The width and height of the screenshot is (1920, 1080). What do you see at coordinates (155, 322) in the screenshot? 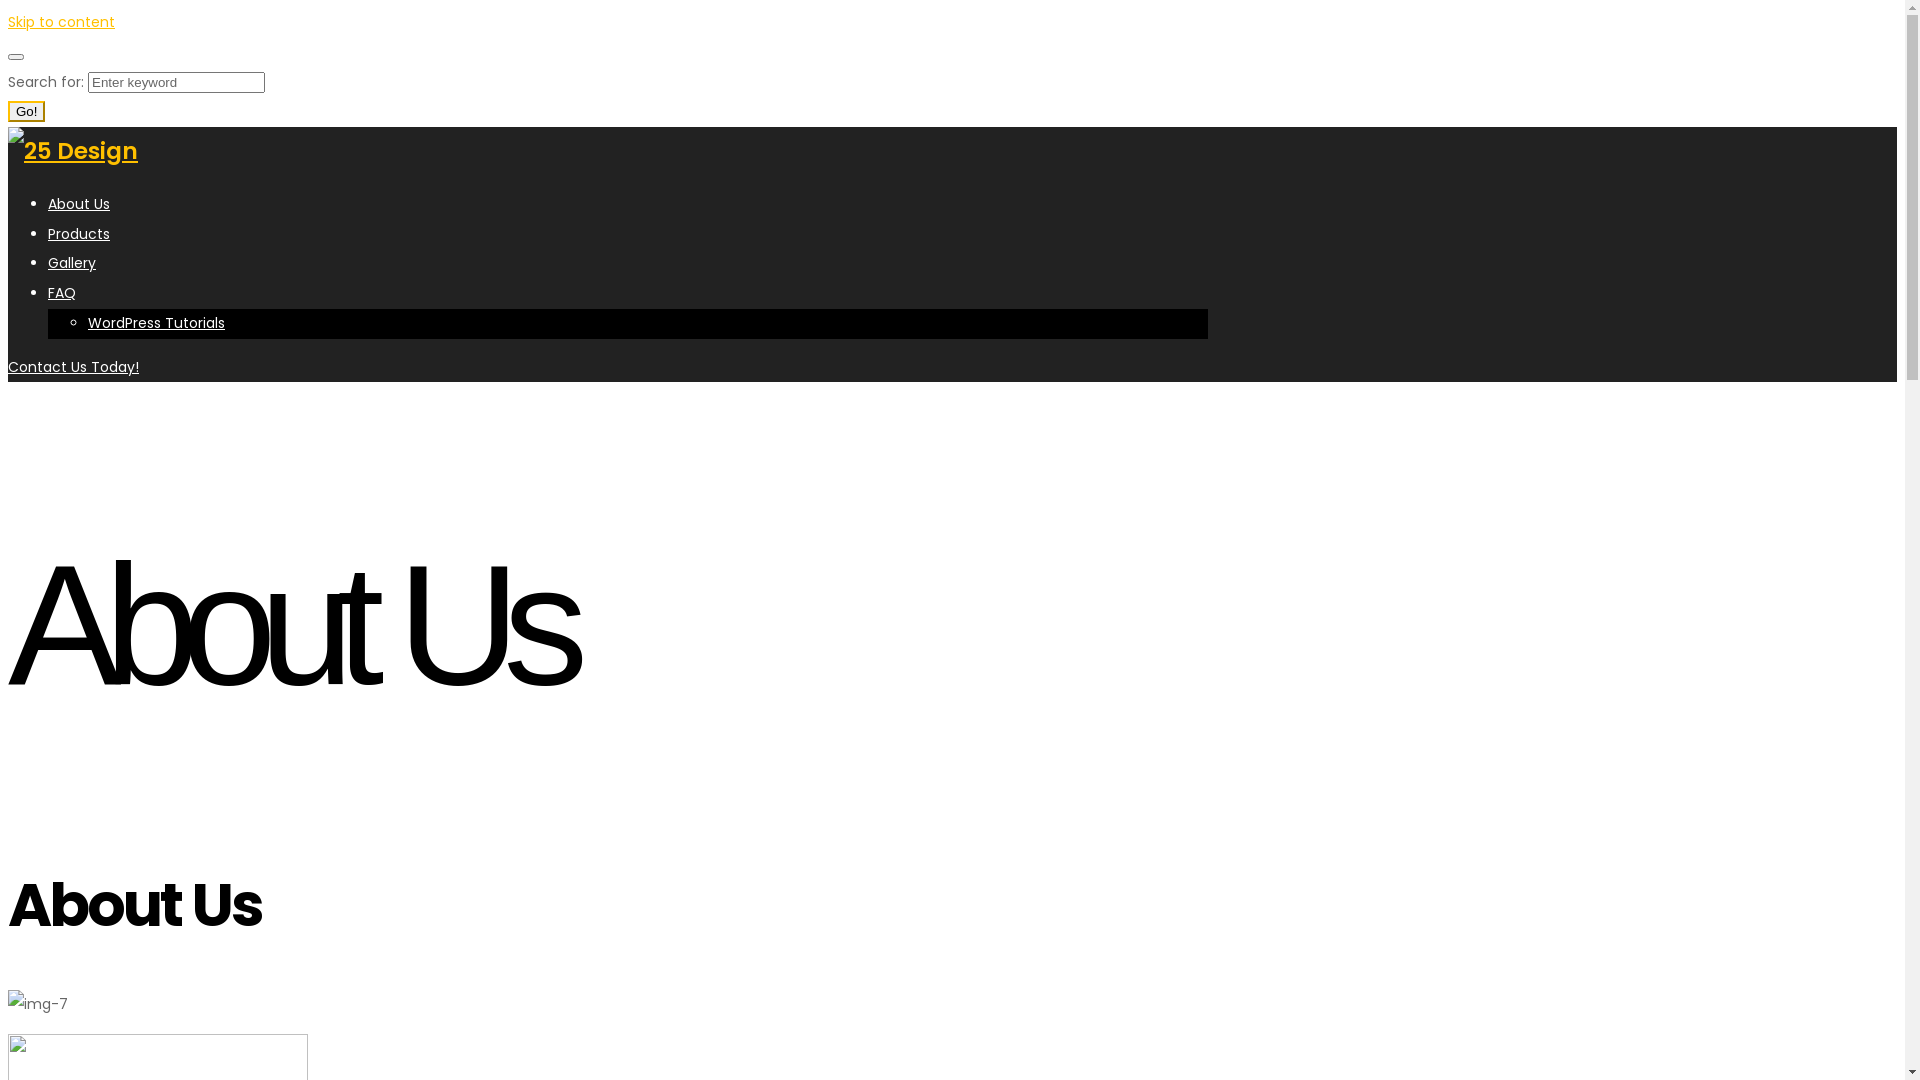
I see `'WordPress Tutorials'` at bounding box center [155, 322].